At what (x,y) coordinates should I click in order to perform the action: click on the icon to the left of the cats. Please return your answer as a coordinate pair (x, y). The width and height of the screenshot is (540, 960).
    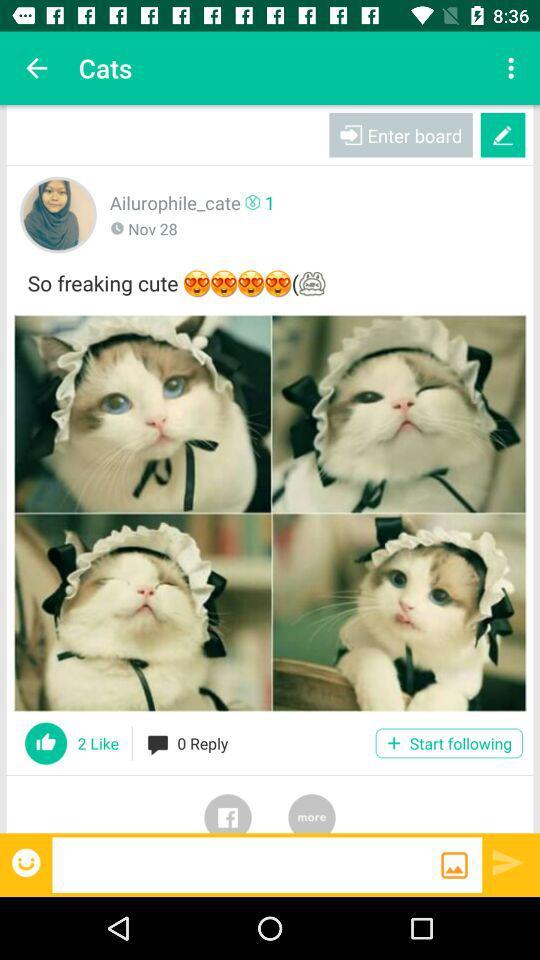
    Looking at the image, I should click on (36, 68).